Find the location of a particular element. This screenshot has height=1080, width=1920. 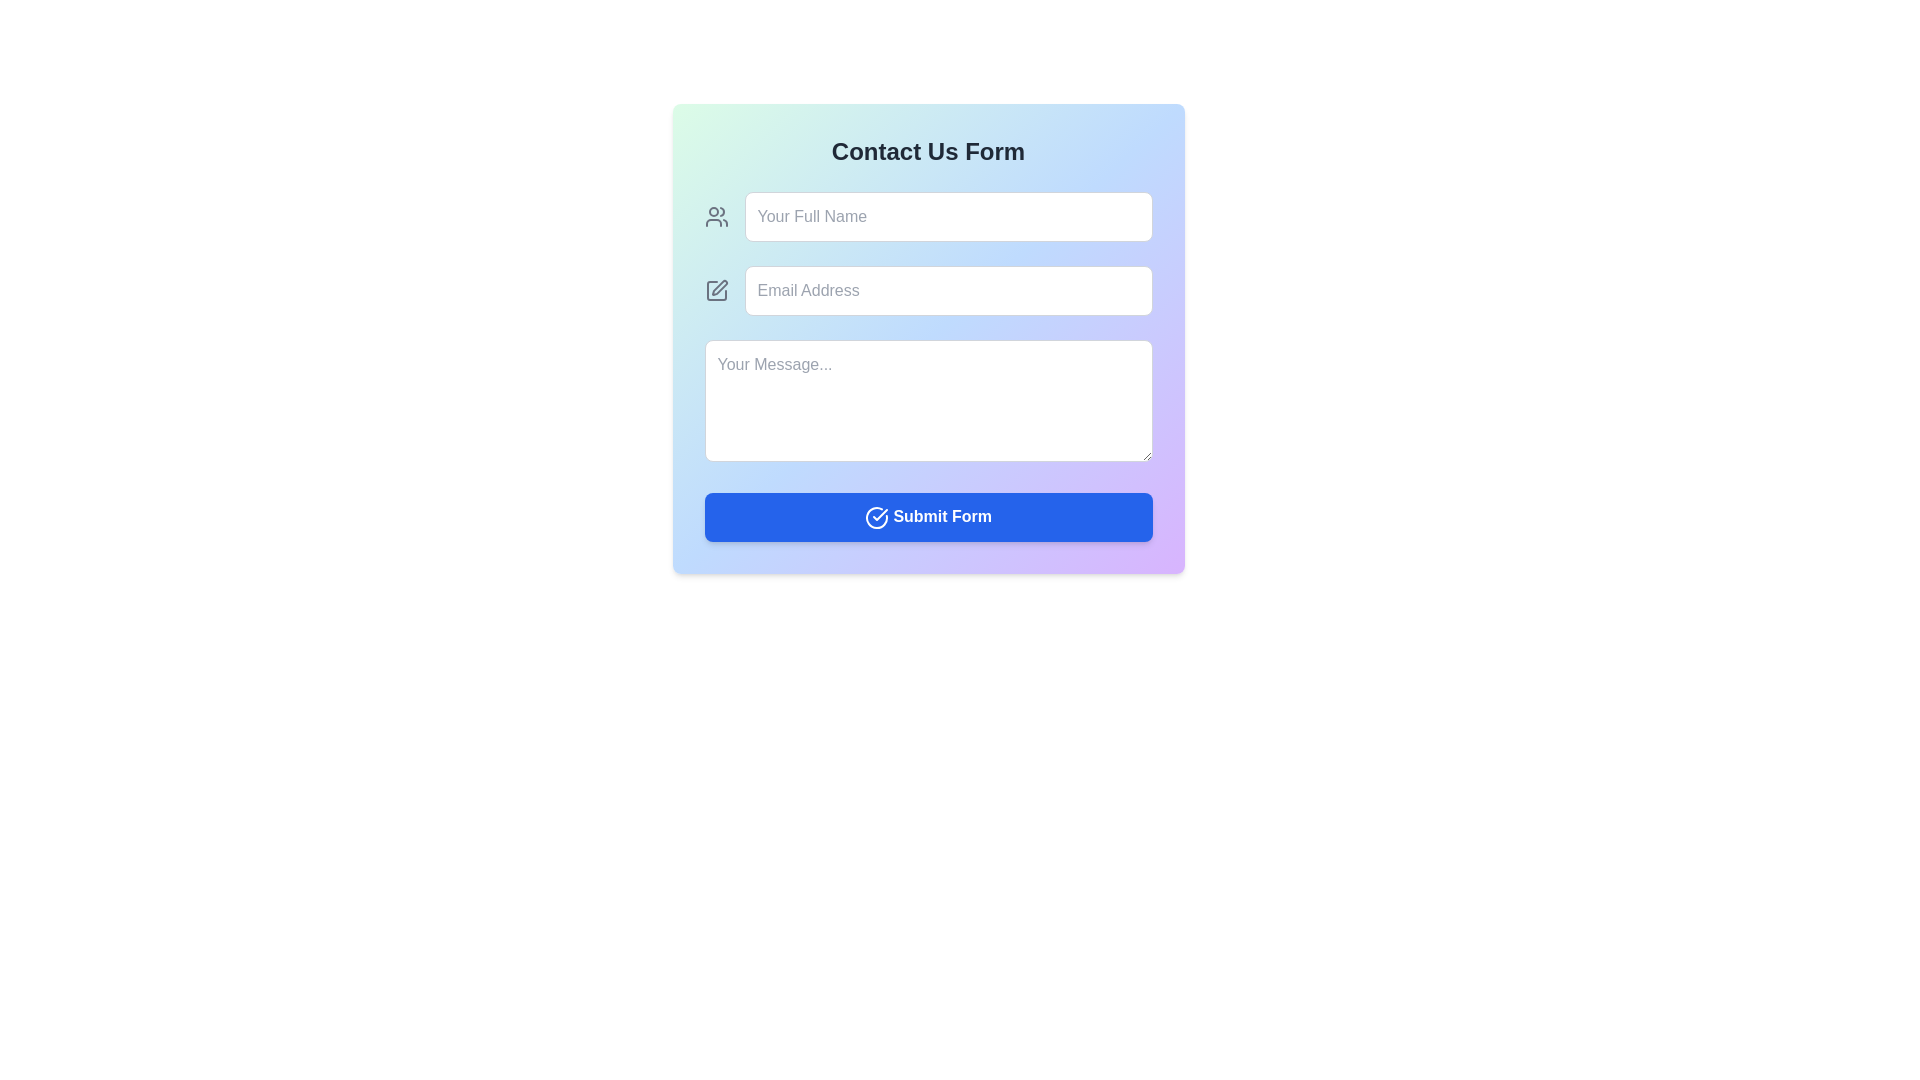

the user group icon, which is a gray graphical icon resembling two users, located to the left of the input field titled 'Your Full Name' is located at coordinates (716, 216).